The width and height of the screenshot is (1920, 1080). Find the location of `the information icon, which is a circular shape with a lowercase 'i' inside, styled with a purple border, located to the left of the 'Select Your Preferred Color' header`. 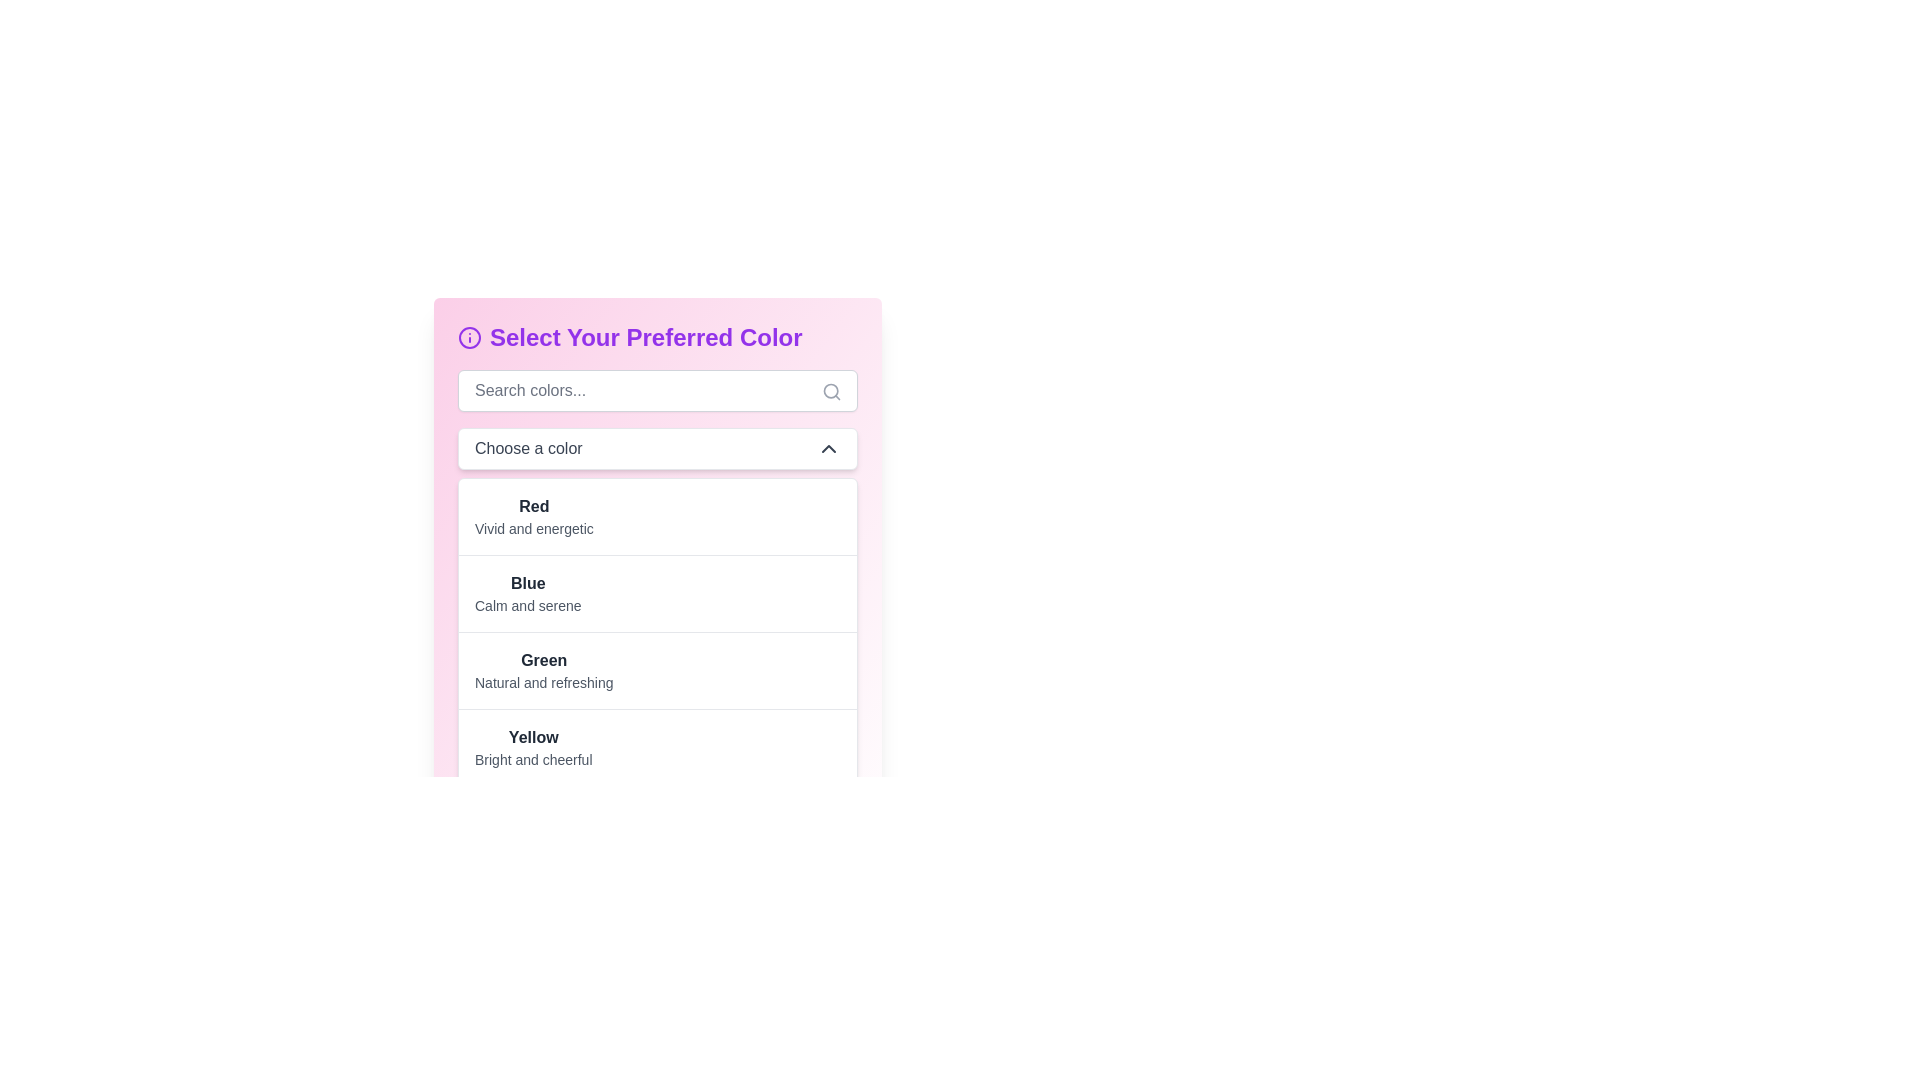

the information icon, which is a circular shape with a lowercase 'i' inside, styled with a purple border, located to the left of the 'Select Your Preferred Color' header is located at coordinates (469, 337).